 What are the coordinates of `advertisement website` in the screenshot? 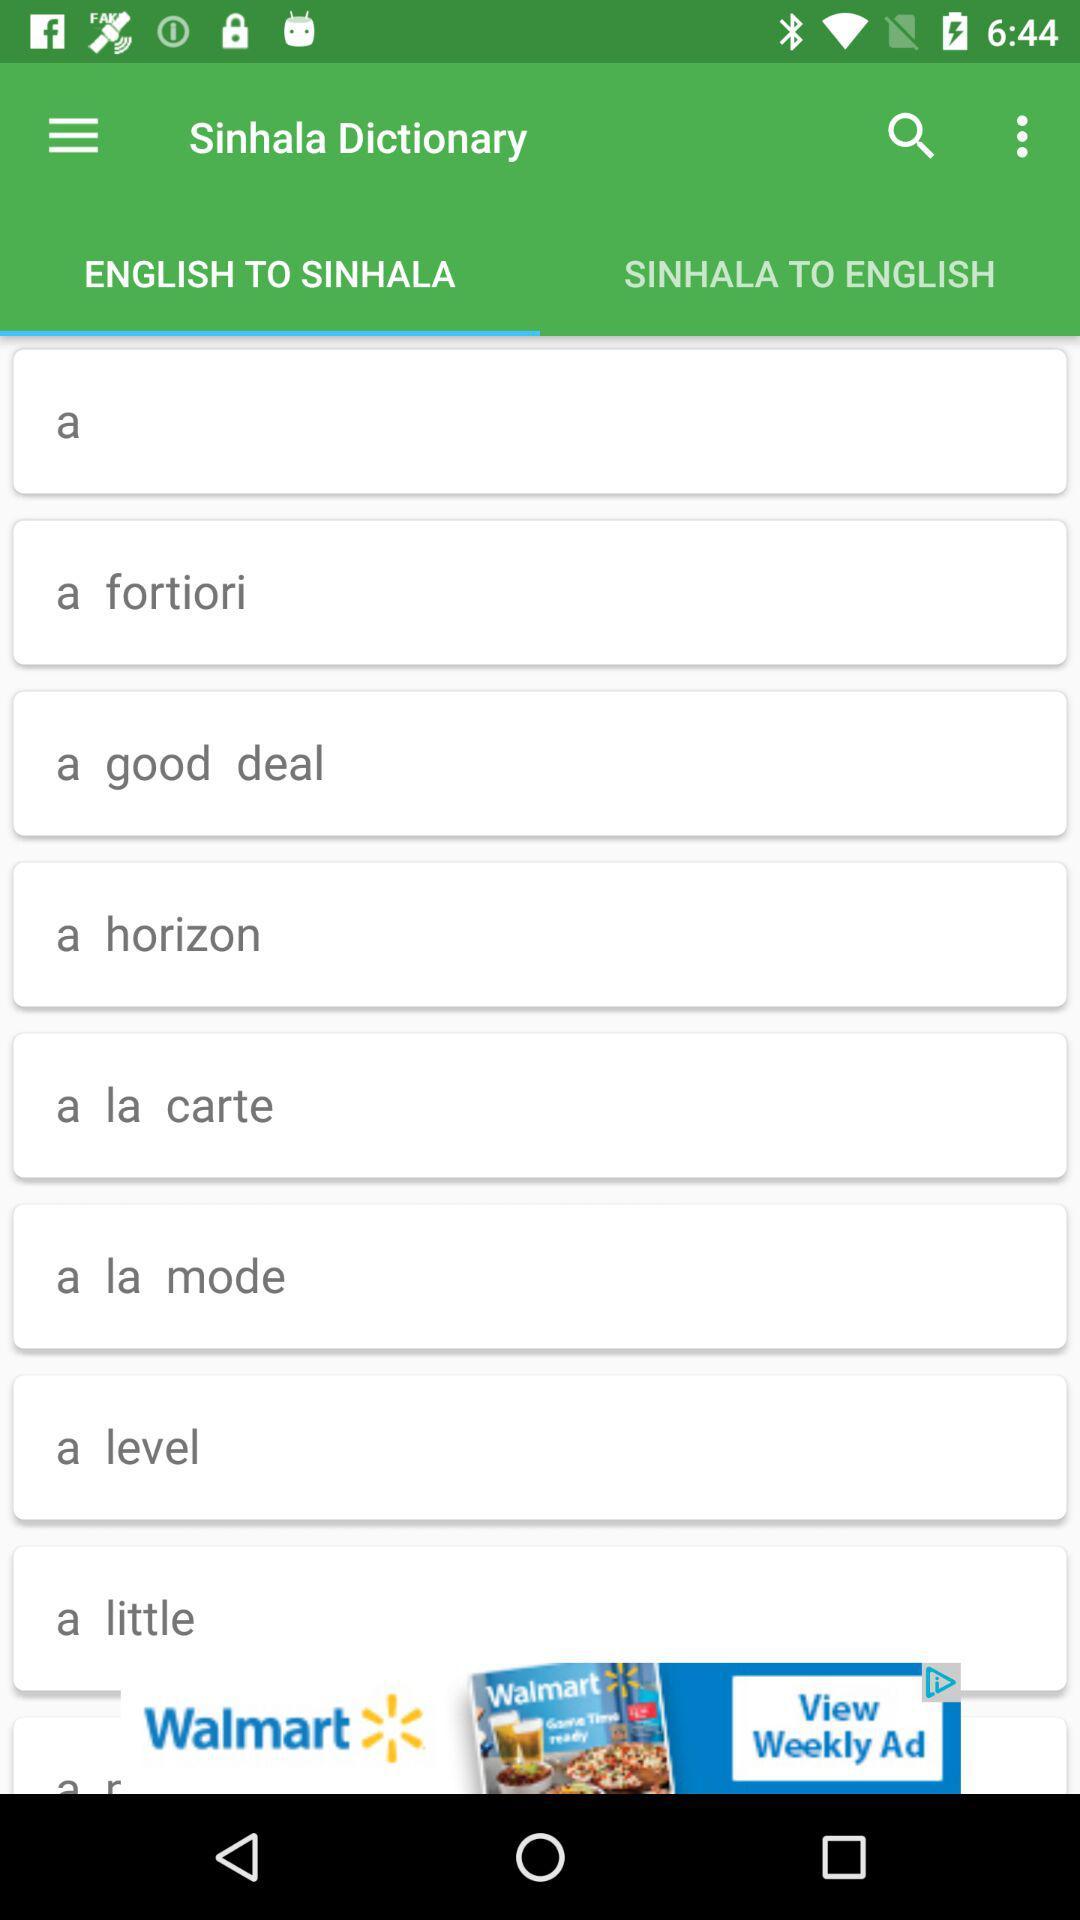 It's located at (540, 1727).